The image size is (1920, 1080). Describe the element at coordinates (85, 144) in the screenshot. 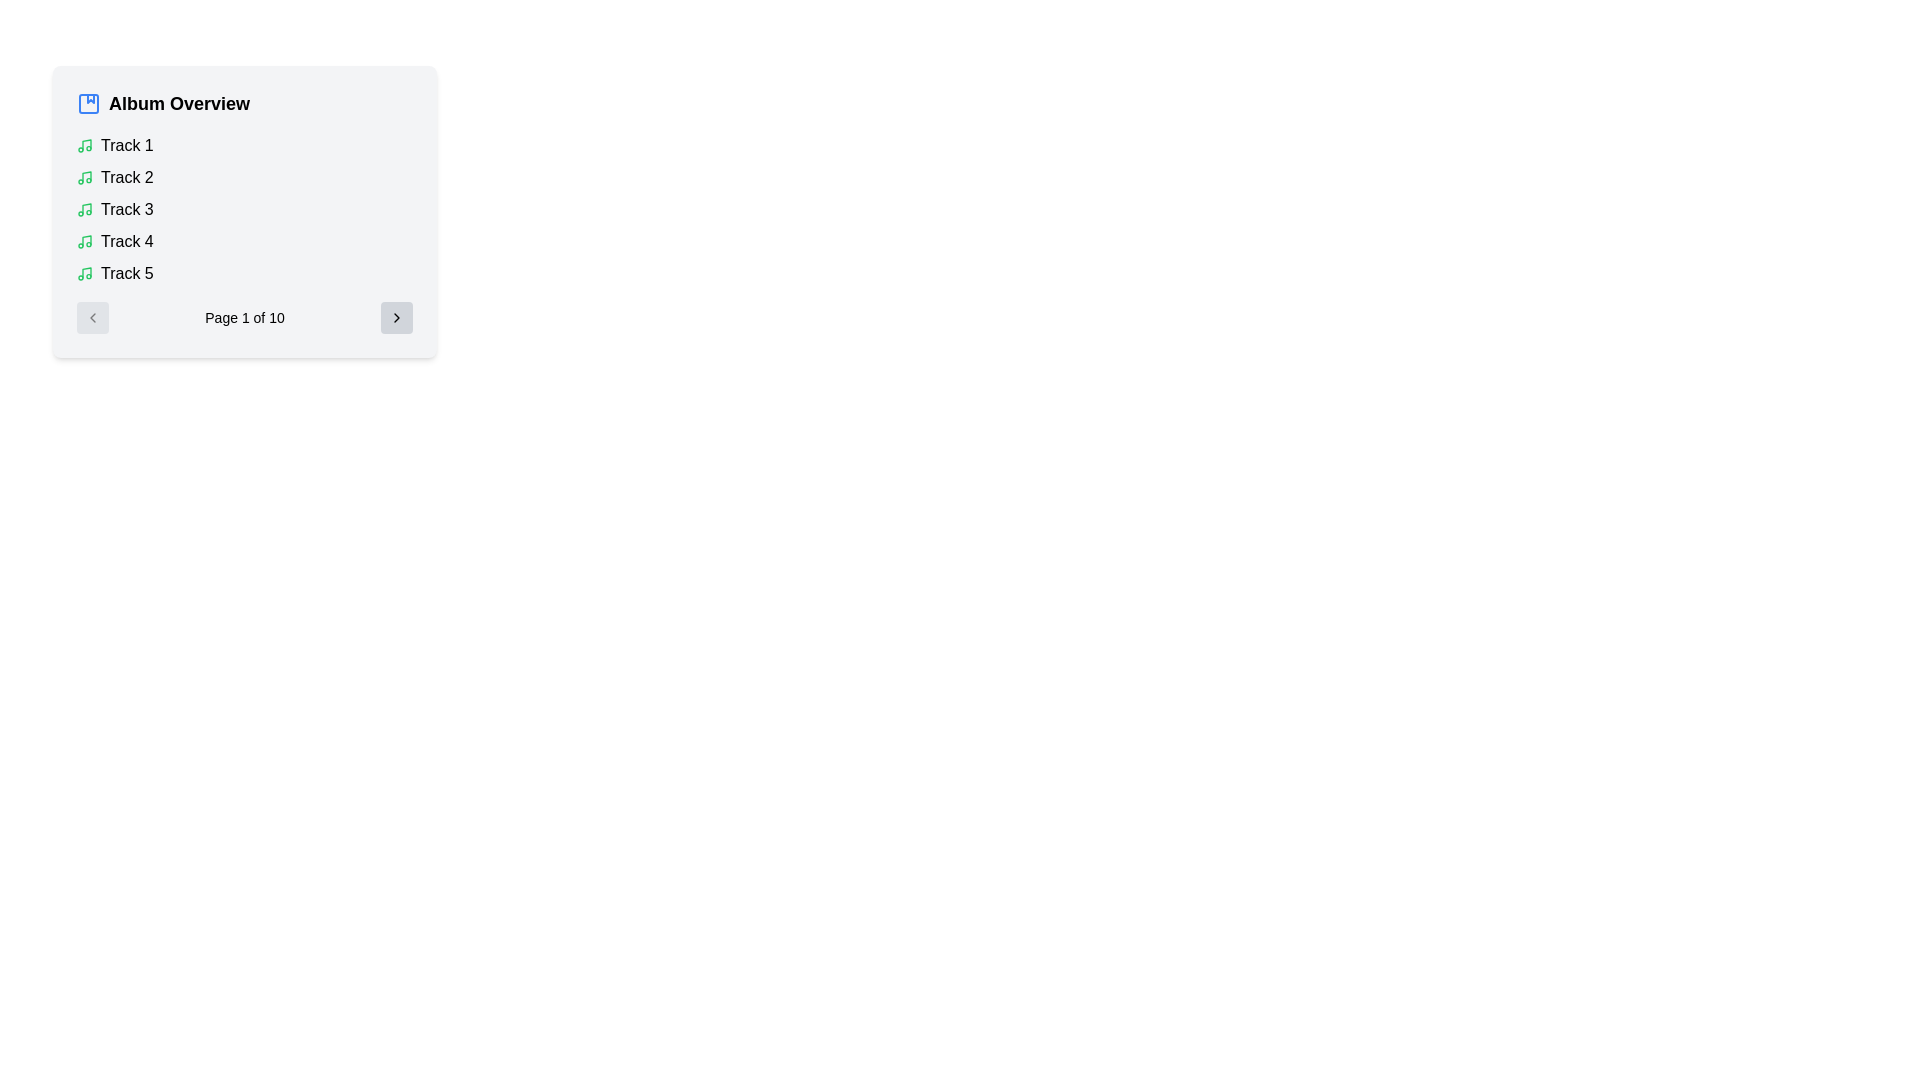

I see `the first musical note icon in the 'Album Overview' section, which is styled in green and positioned to the left of the text 'Track 1'` at that location.